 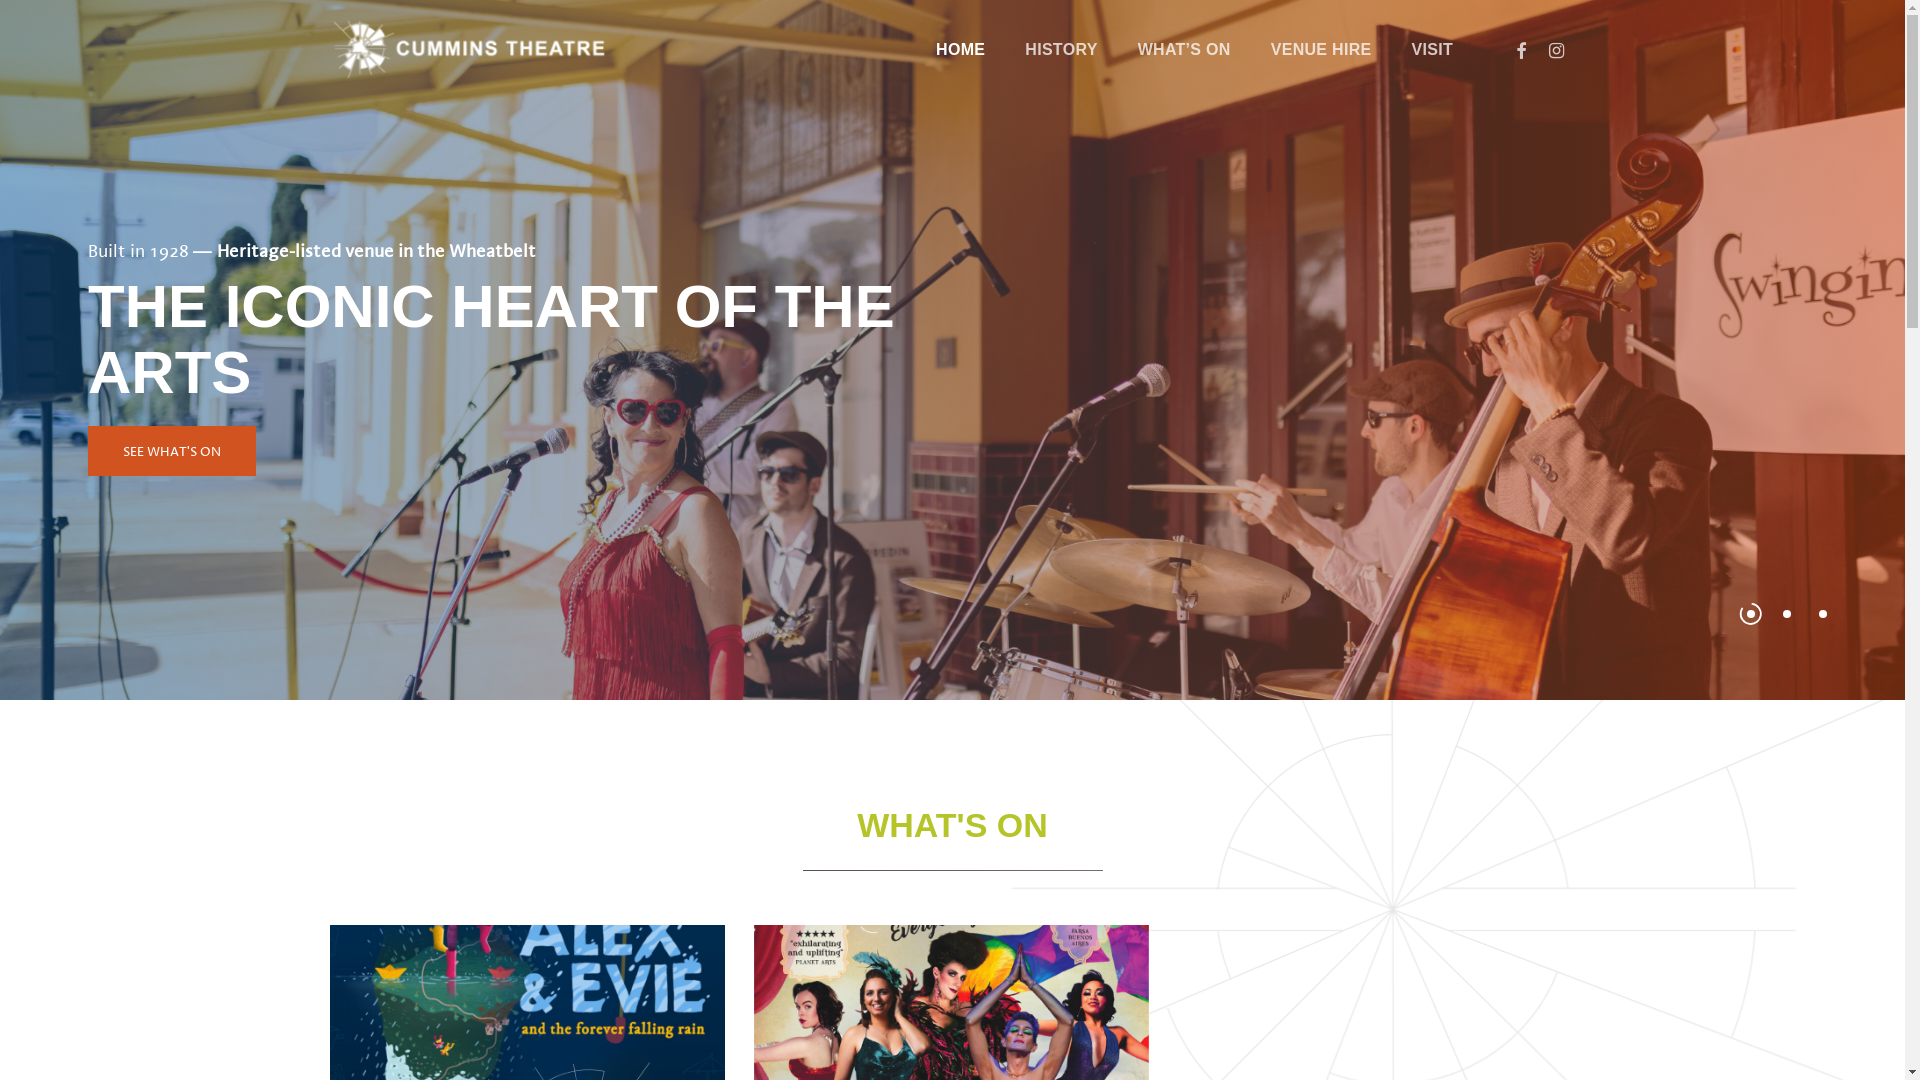 What do you see at coordinates (1538, 49) in the screenshot?
I see `'INSTAGRAM'` at bounding box center [1538, 49].